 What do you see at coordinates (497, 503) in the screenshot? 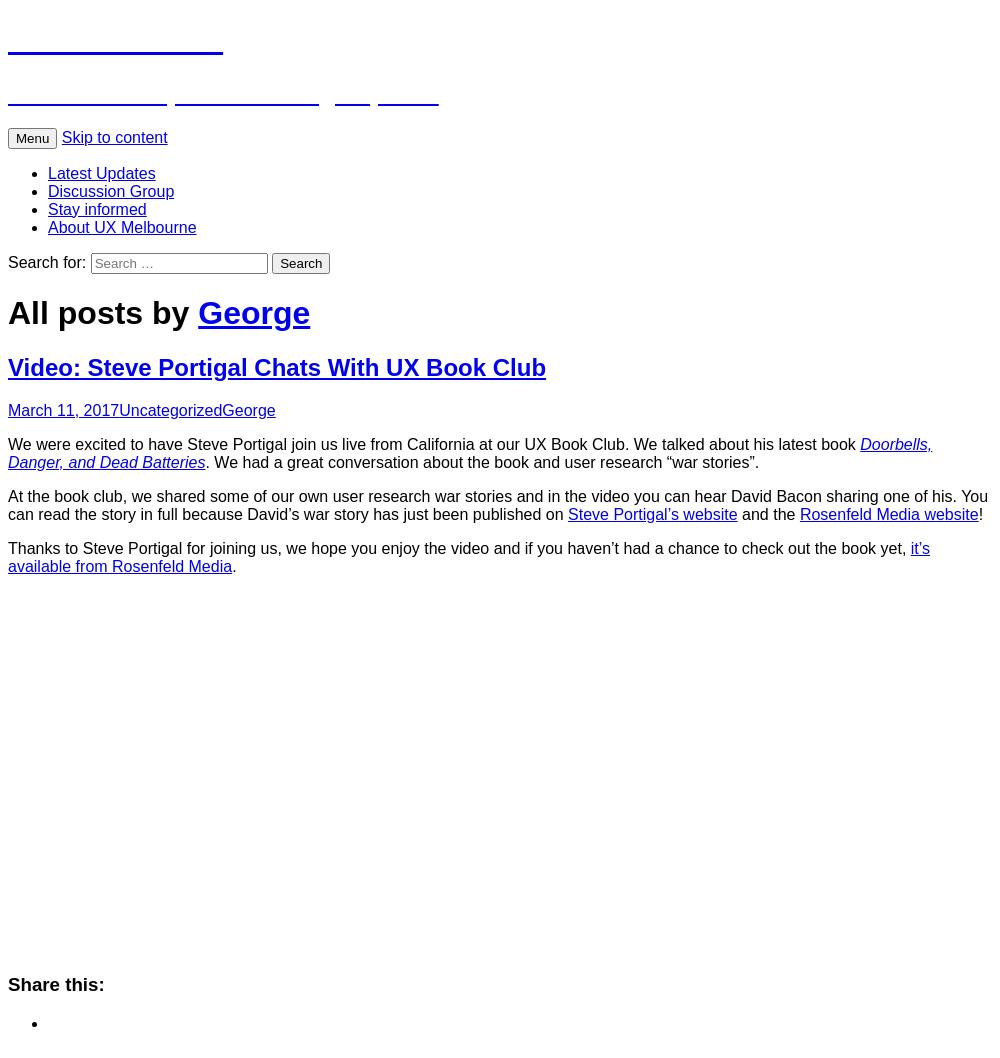
I see `'At the book club, we shared some of our own user research war stories and in the video you can hear David Bacon sharing one of his. You can read the story in full because David’s war story has just been published on'` at bounding box center [497, 503].